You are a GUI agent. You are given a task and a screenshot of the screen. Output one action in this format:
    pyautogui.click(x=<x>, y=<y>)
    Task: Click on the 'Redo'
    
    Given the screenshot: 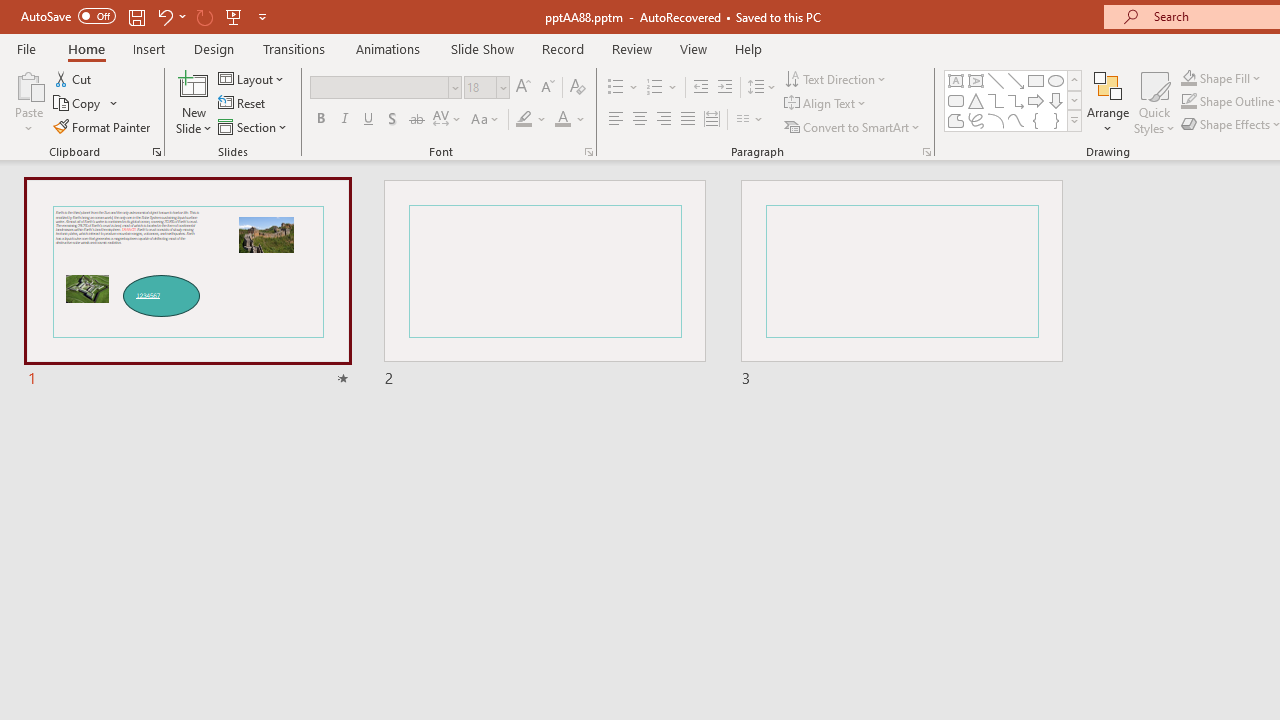 What is the action you would take?
    pyautogui.click(x=204, y=16)
    